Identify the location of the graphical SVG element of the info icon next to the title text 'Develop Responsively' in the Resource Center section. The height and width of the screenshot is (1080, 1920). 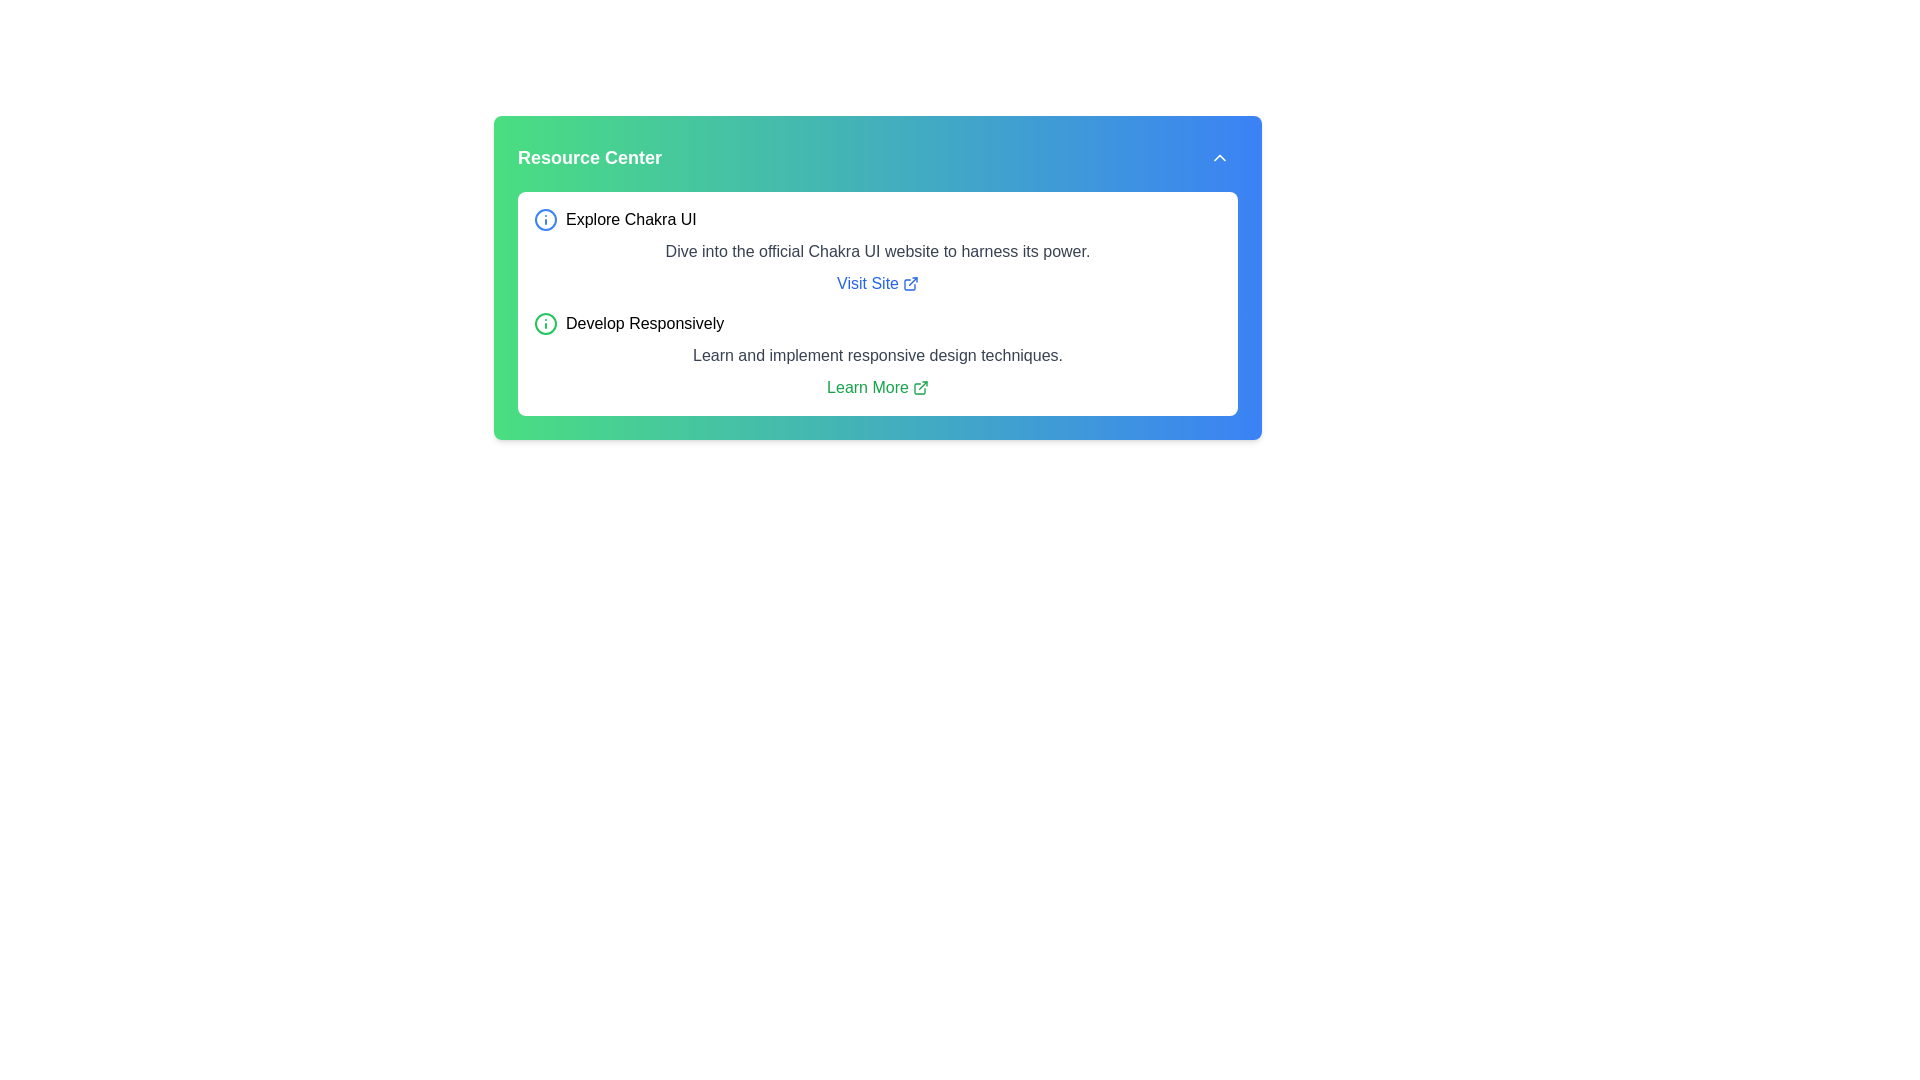
(546, 323).